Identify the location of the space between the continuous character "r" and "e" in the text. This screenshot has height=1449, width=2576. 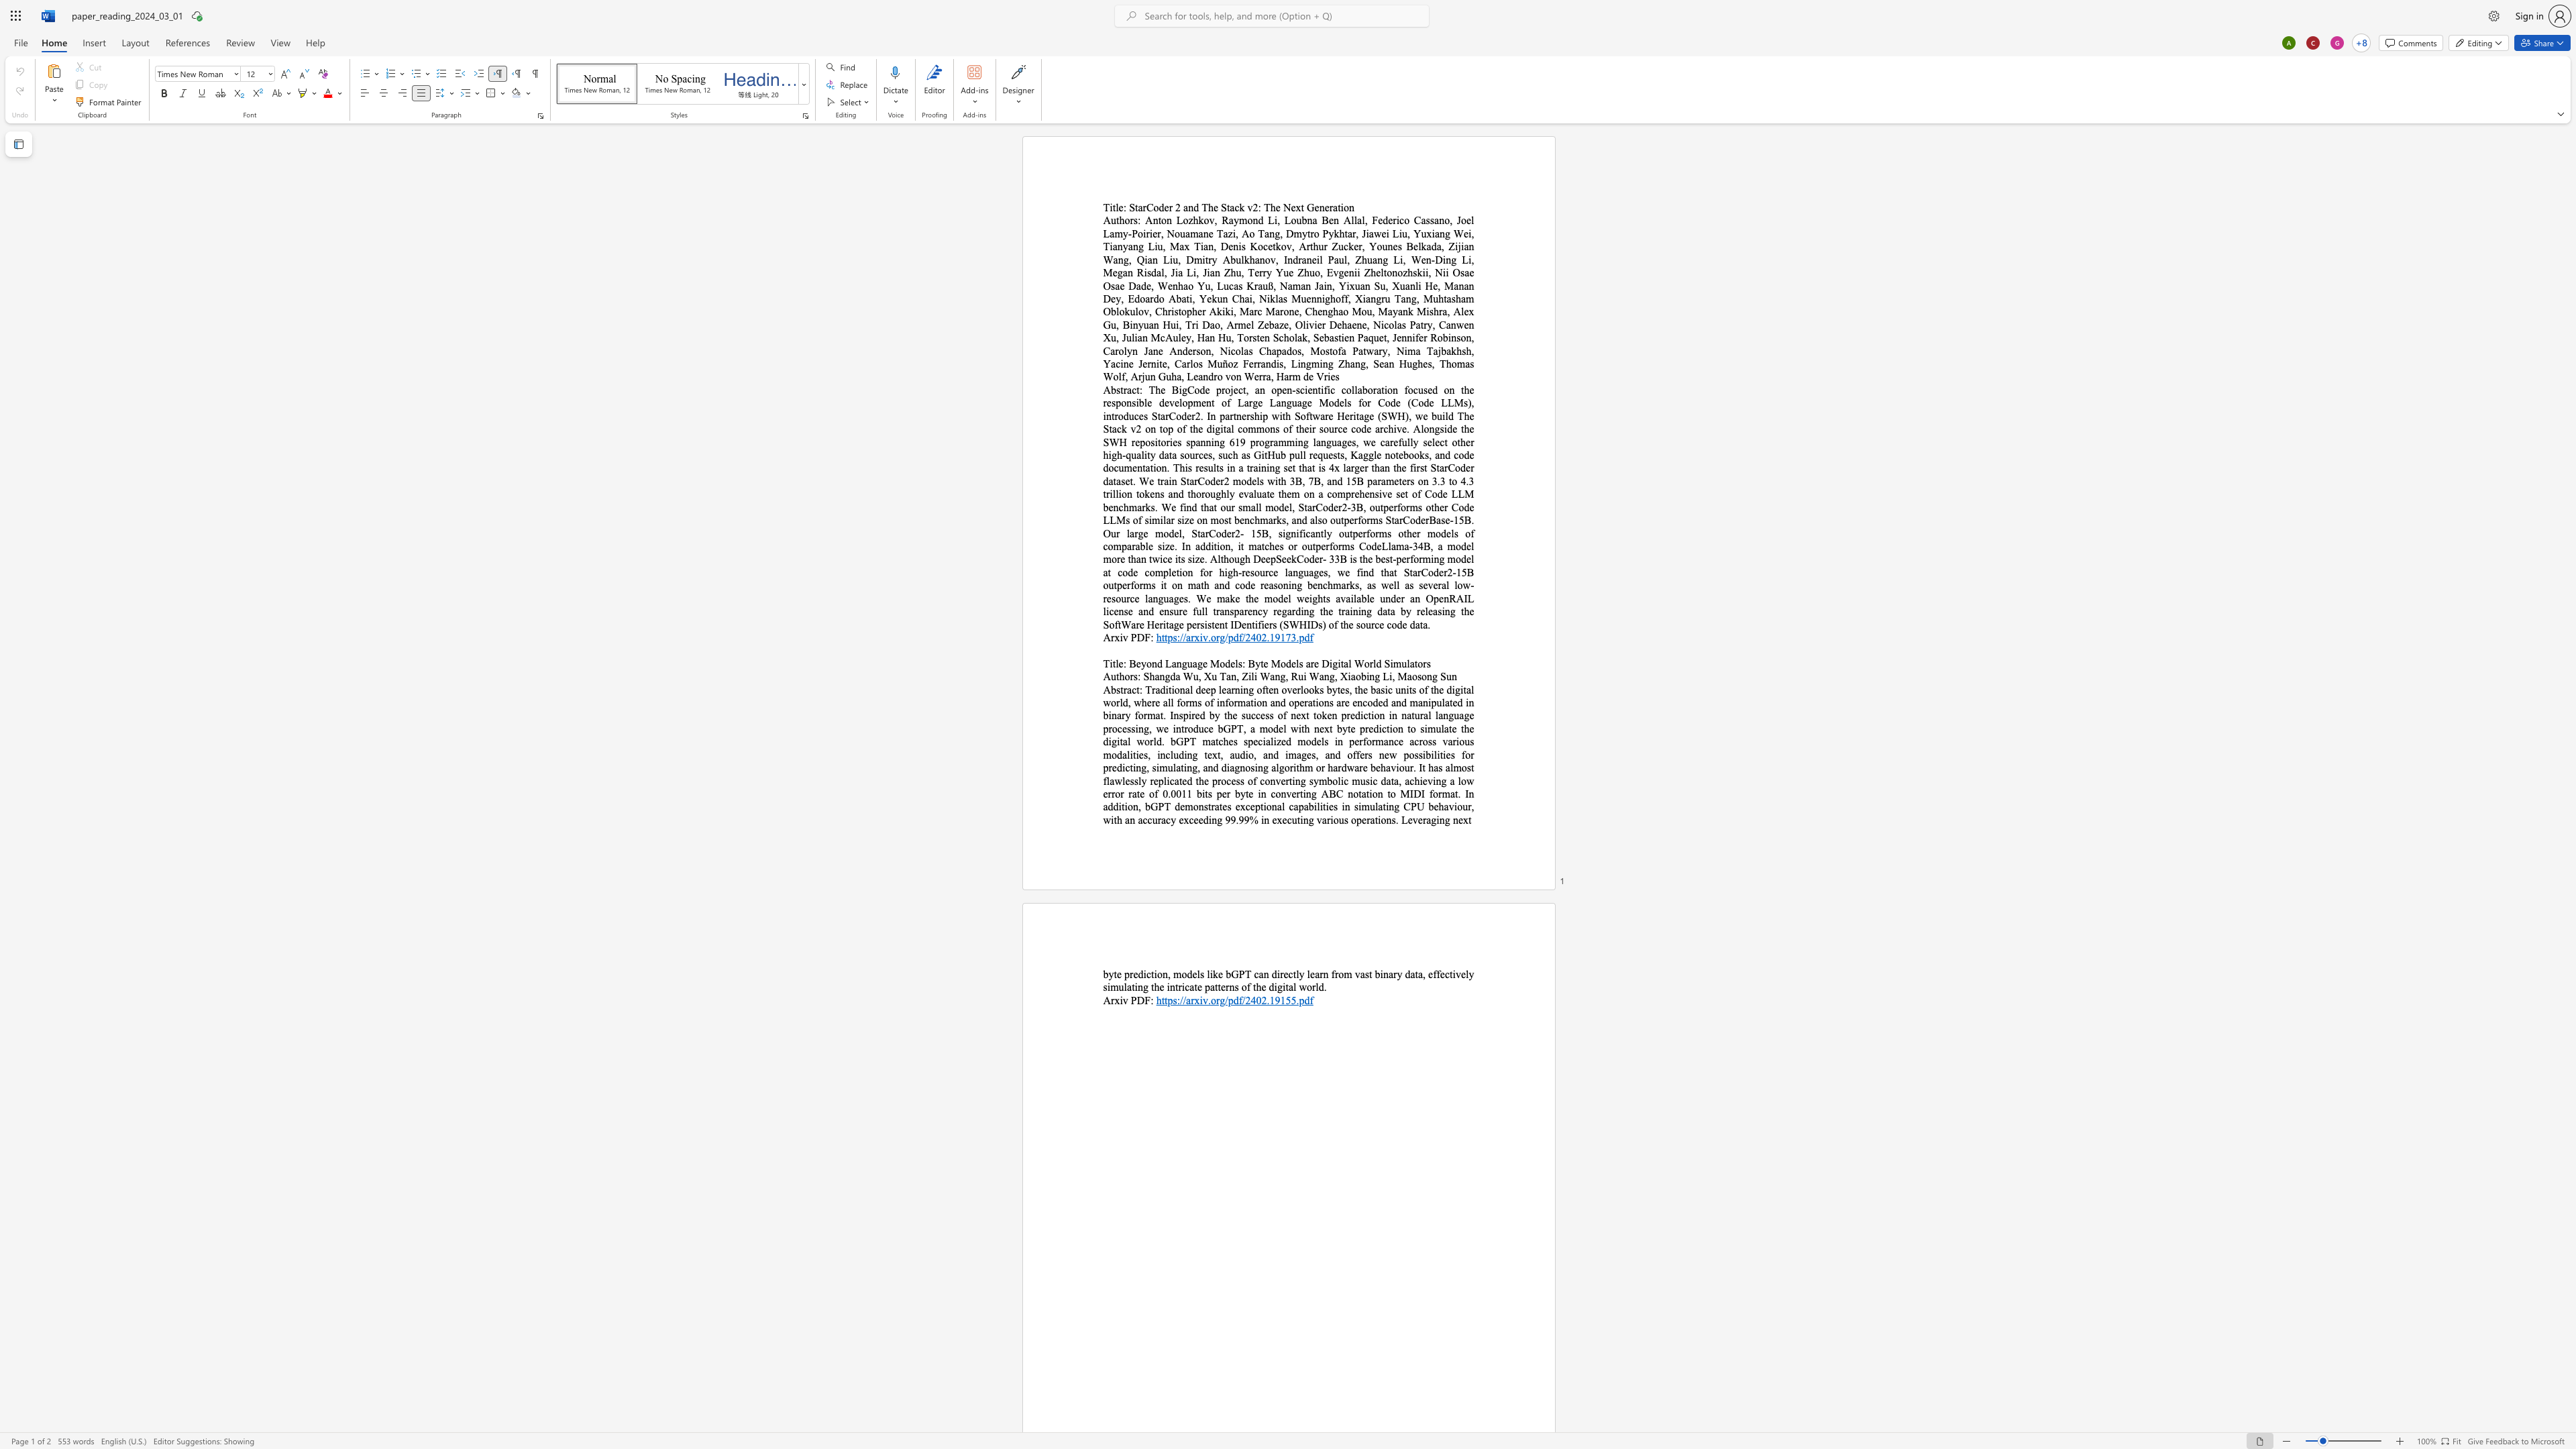
(1313, 663).